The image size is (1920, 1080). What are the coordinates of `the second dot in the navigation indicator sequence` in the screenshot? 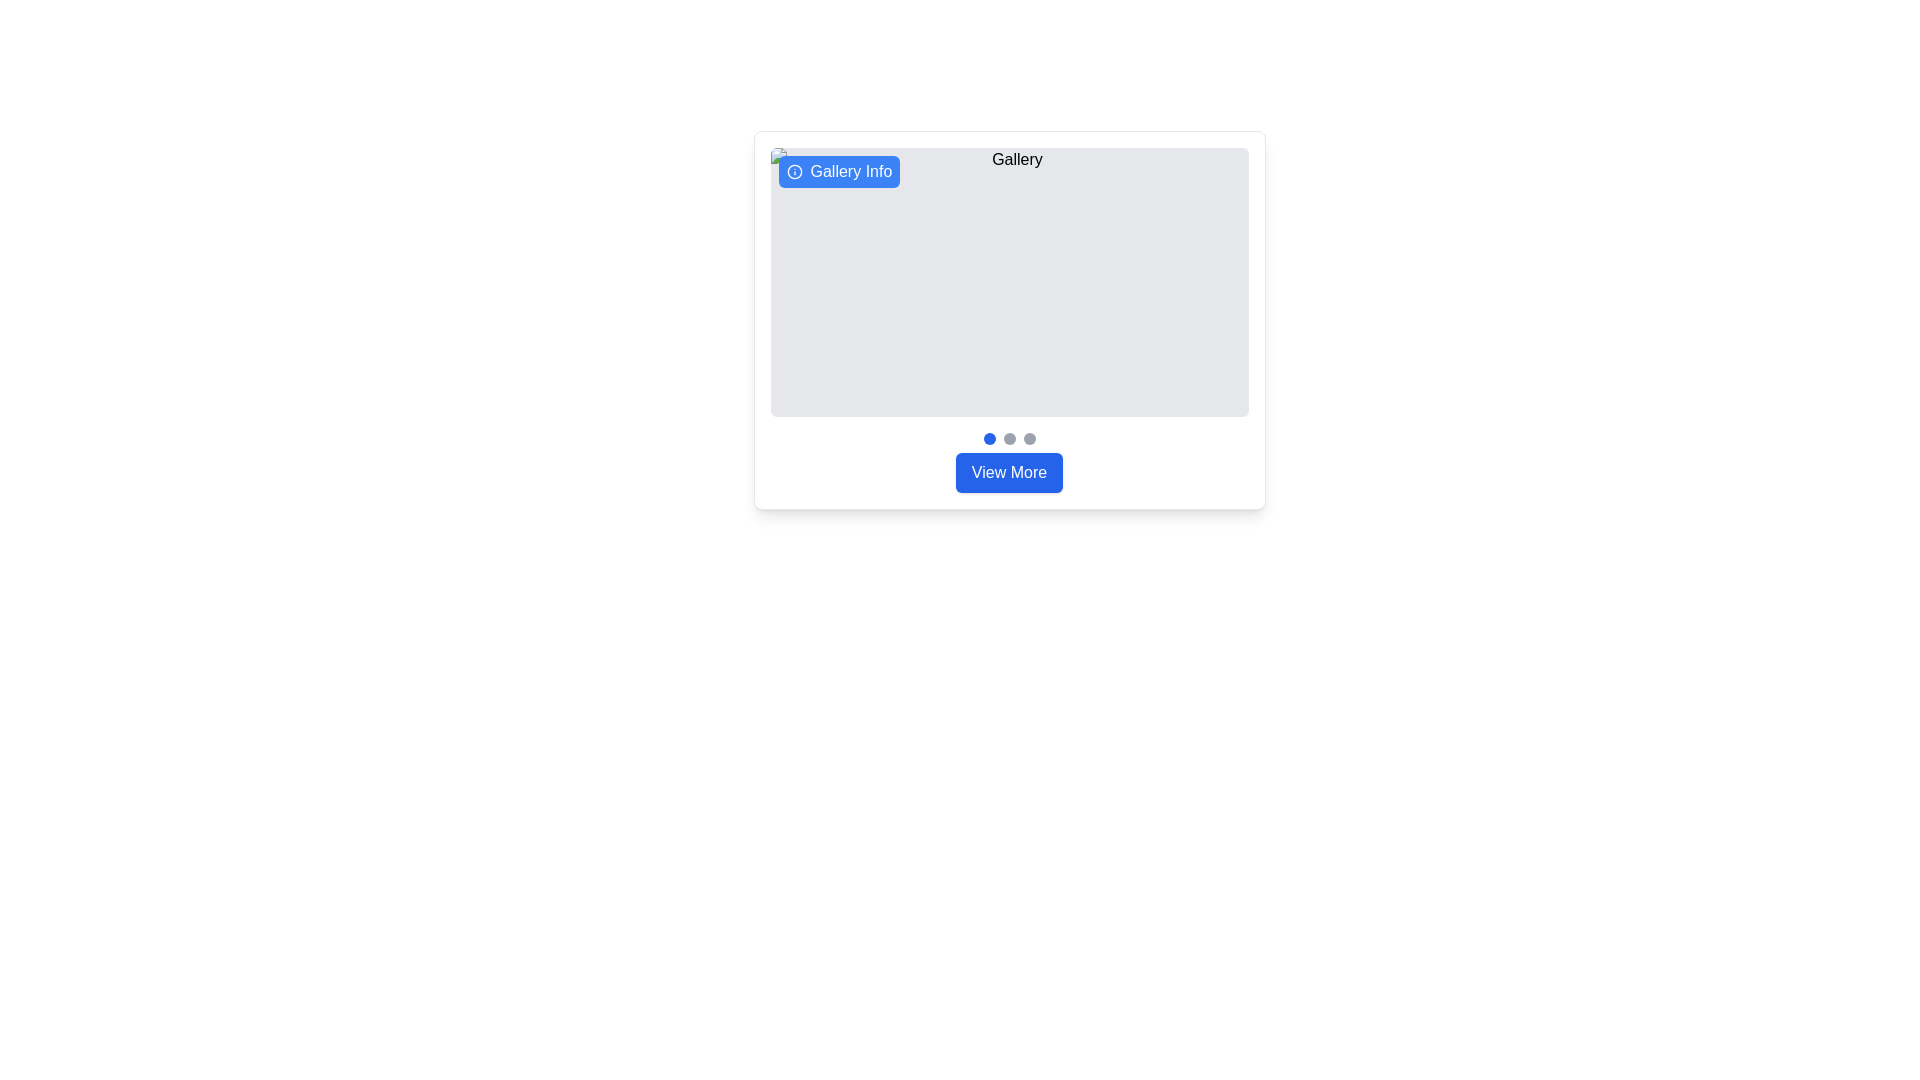 It's located at (1009, 437).